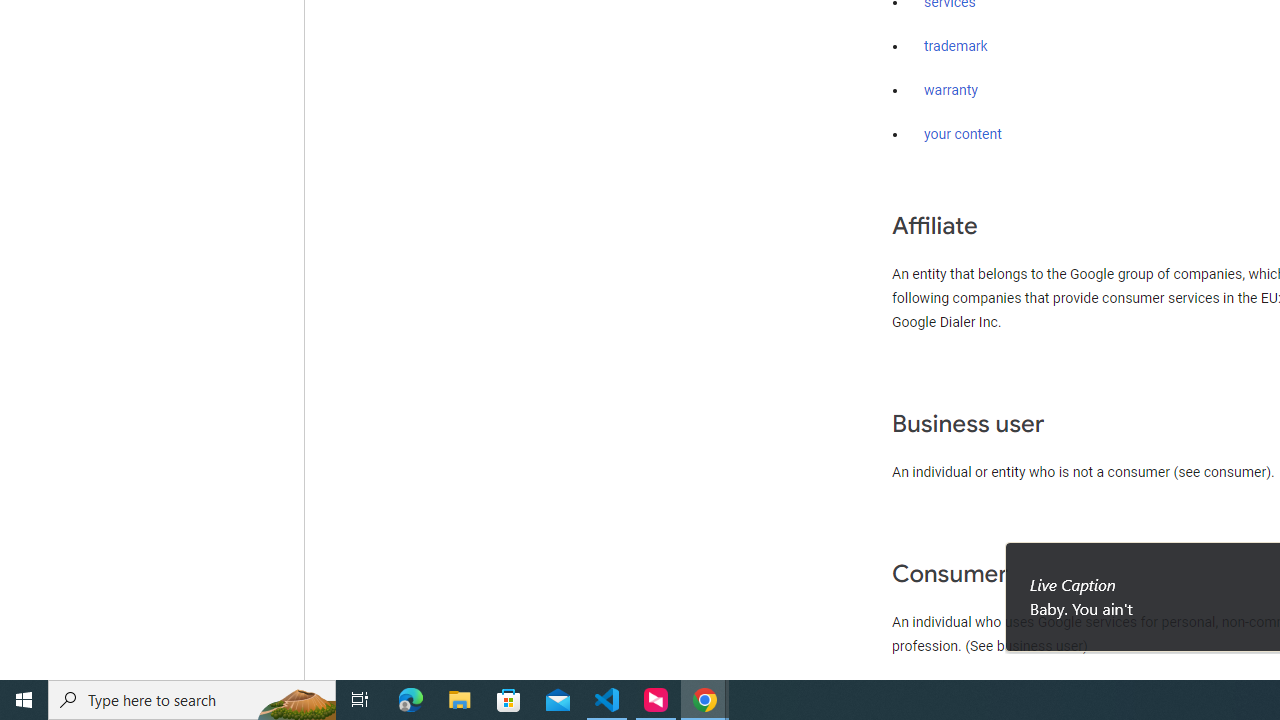 The width and height of the screenshot is (1280, 720). Describe the element at coordinates (955, 46) in the screenshot. I see `'trademark'` at that location.